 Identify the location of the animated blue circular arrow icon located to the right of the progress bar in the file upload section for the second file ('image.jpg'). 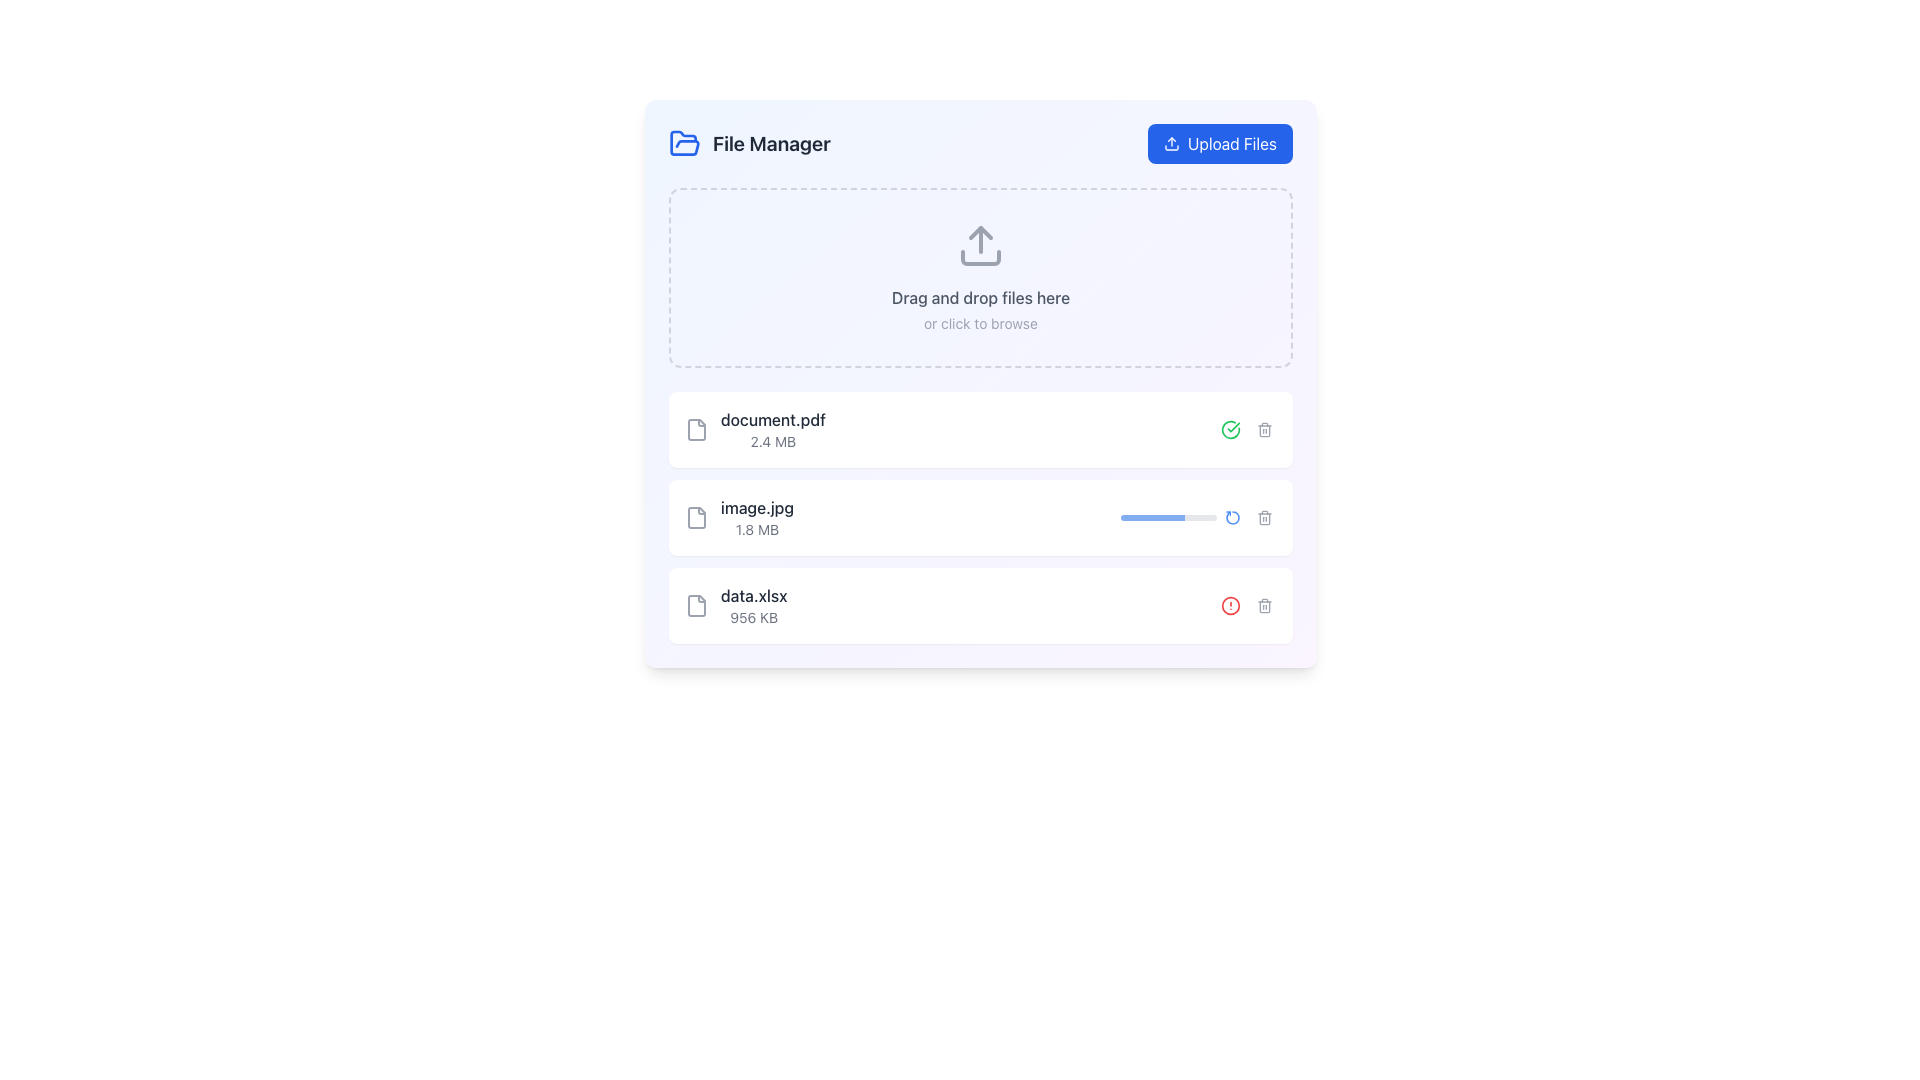
(1232, 516).